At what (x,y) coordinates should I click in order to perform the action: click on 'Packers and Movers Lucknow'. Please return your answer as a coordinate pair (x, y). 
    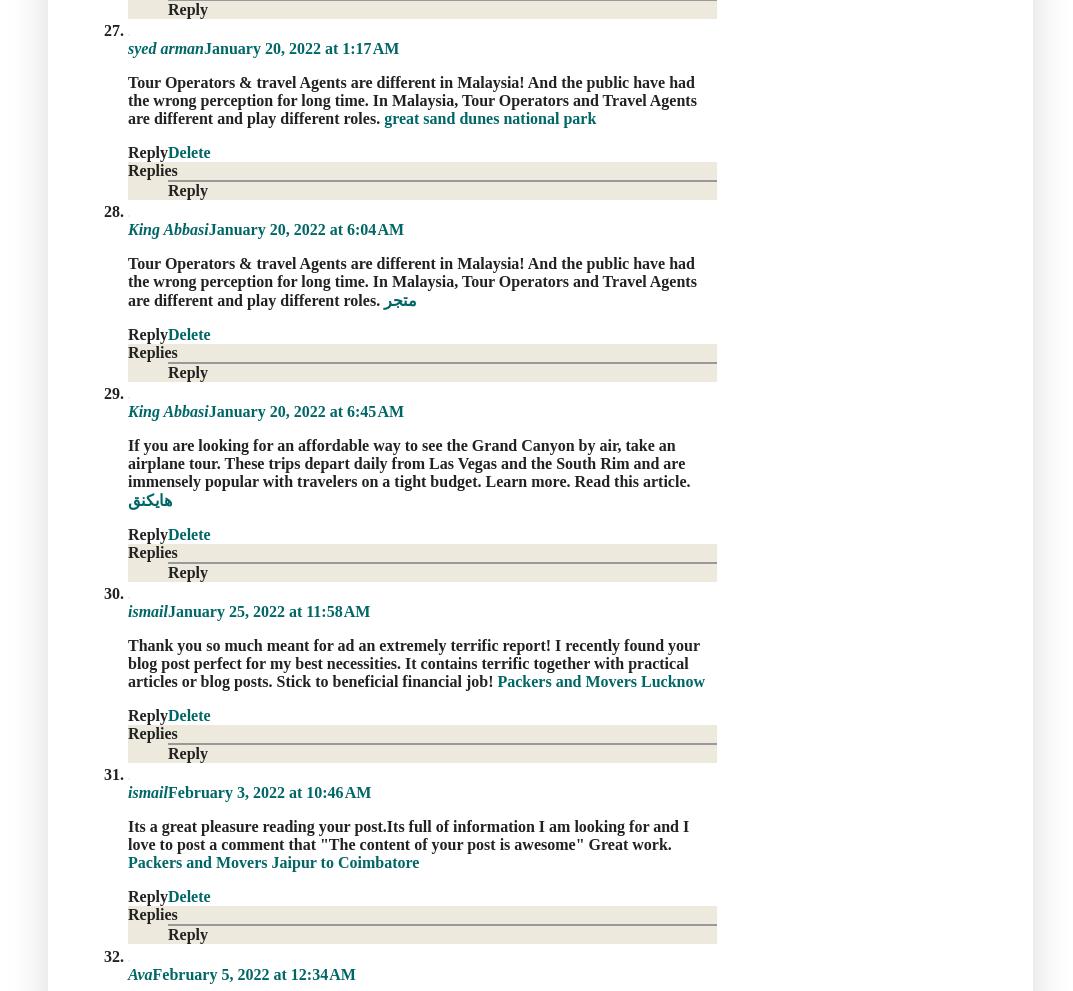
    Looking at the image, I should click on (599, 681).